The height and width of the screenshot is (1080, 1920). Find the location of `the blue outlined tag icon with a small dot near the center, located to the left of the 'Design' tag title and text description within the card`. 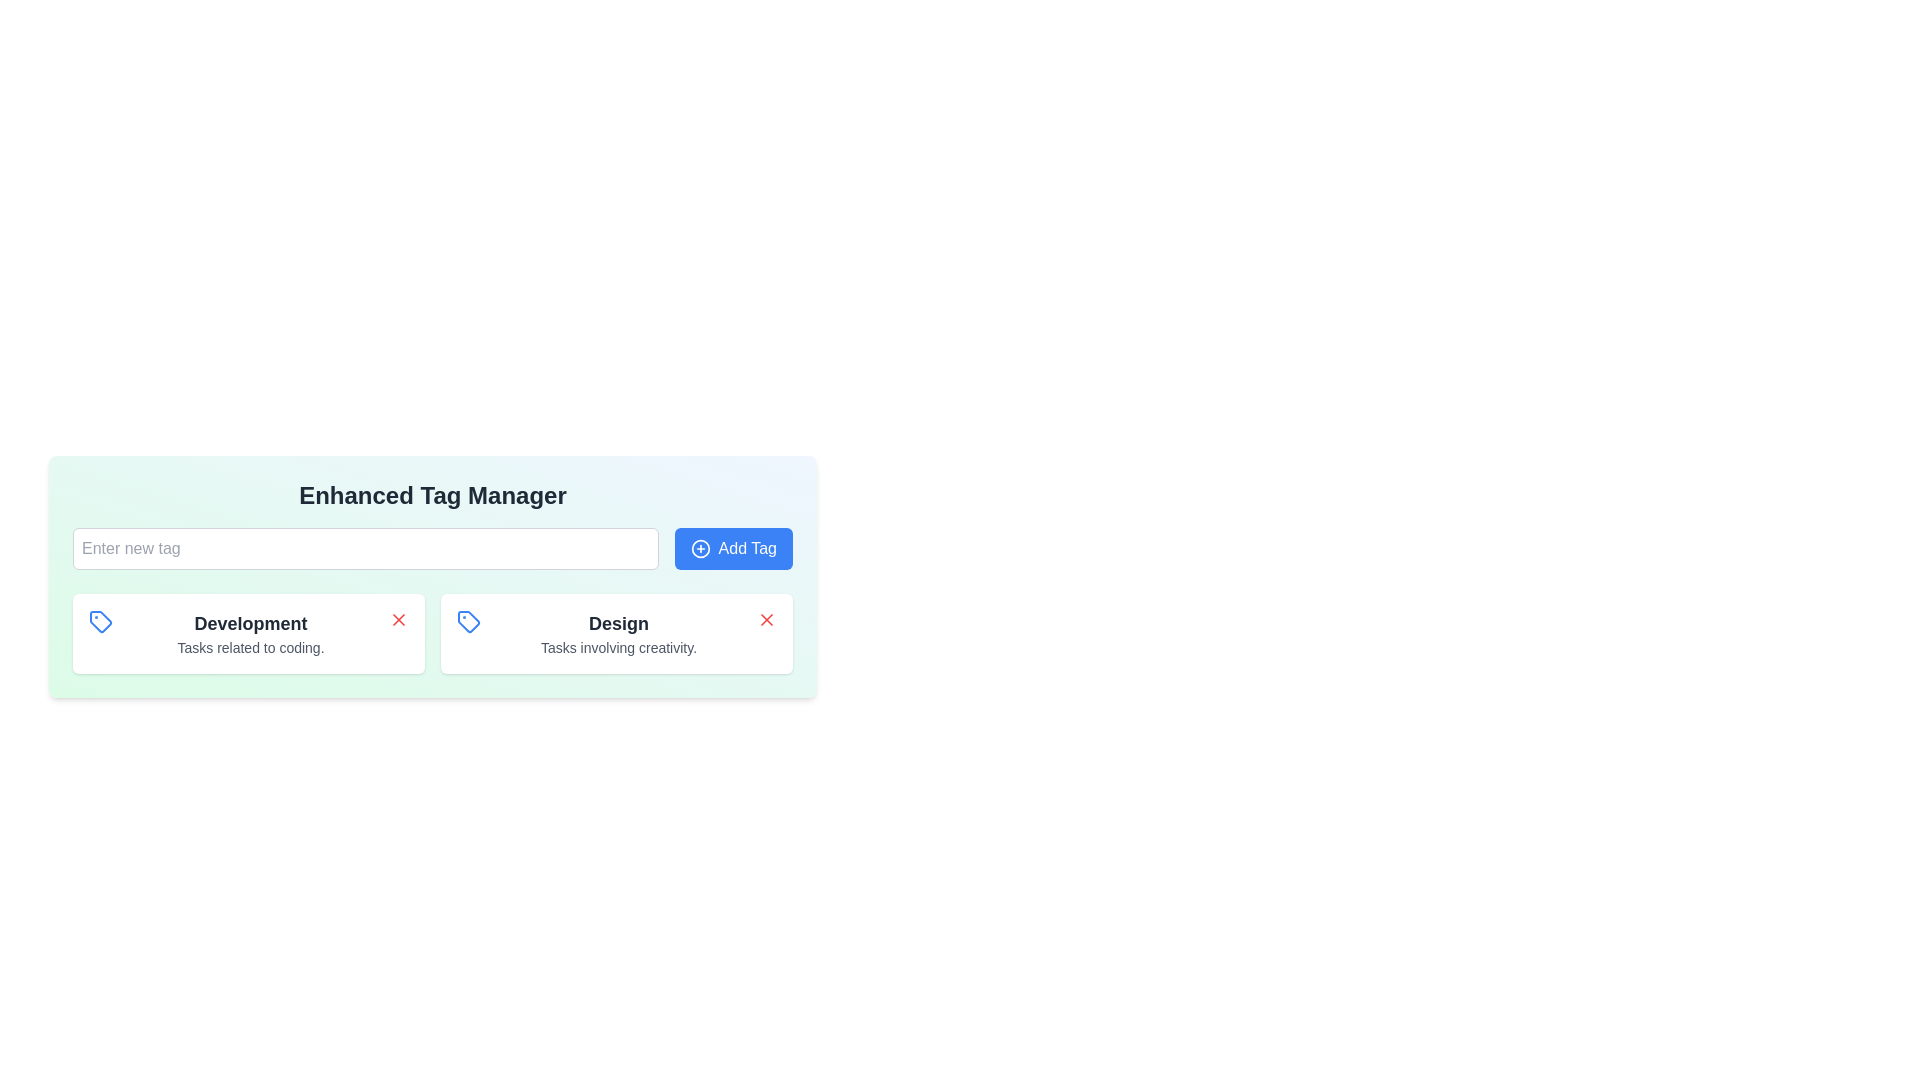

the blue outlined tag icon with a small dot near the center, located to the left of the 'Design' tag title and text description within the card is located at coordinates (468, 620).